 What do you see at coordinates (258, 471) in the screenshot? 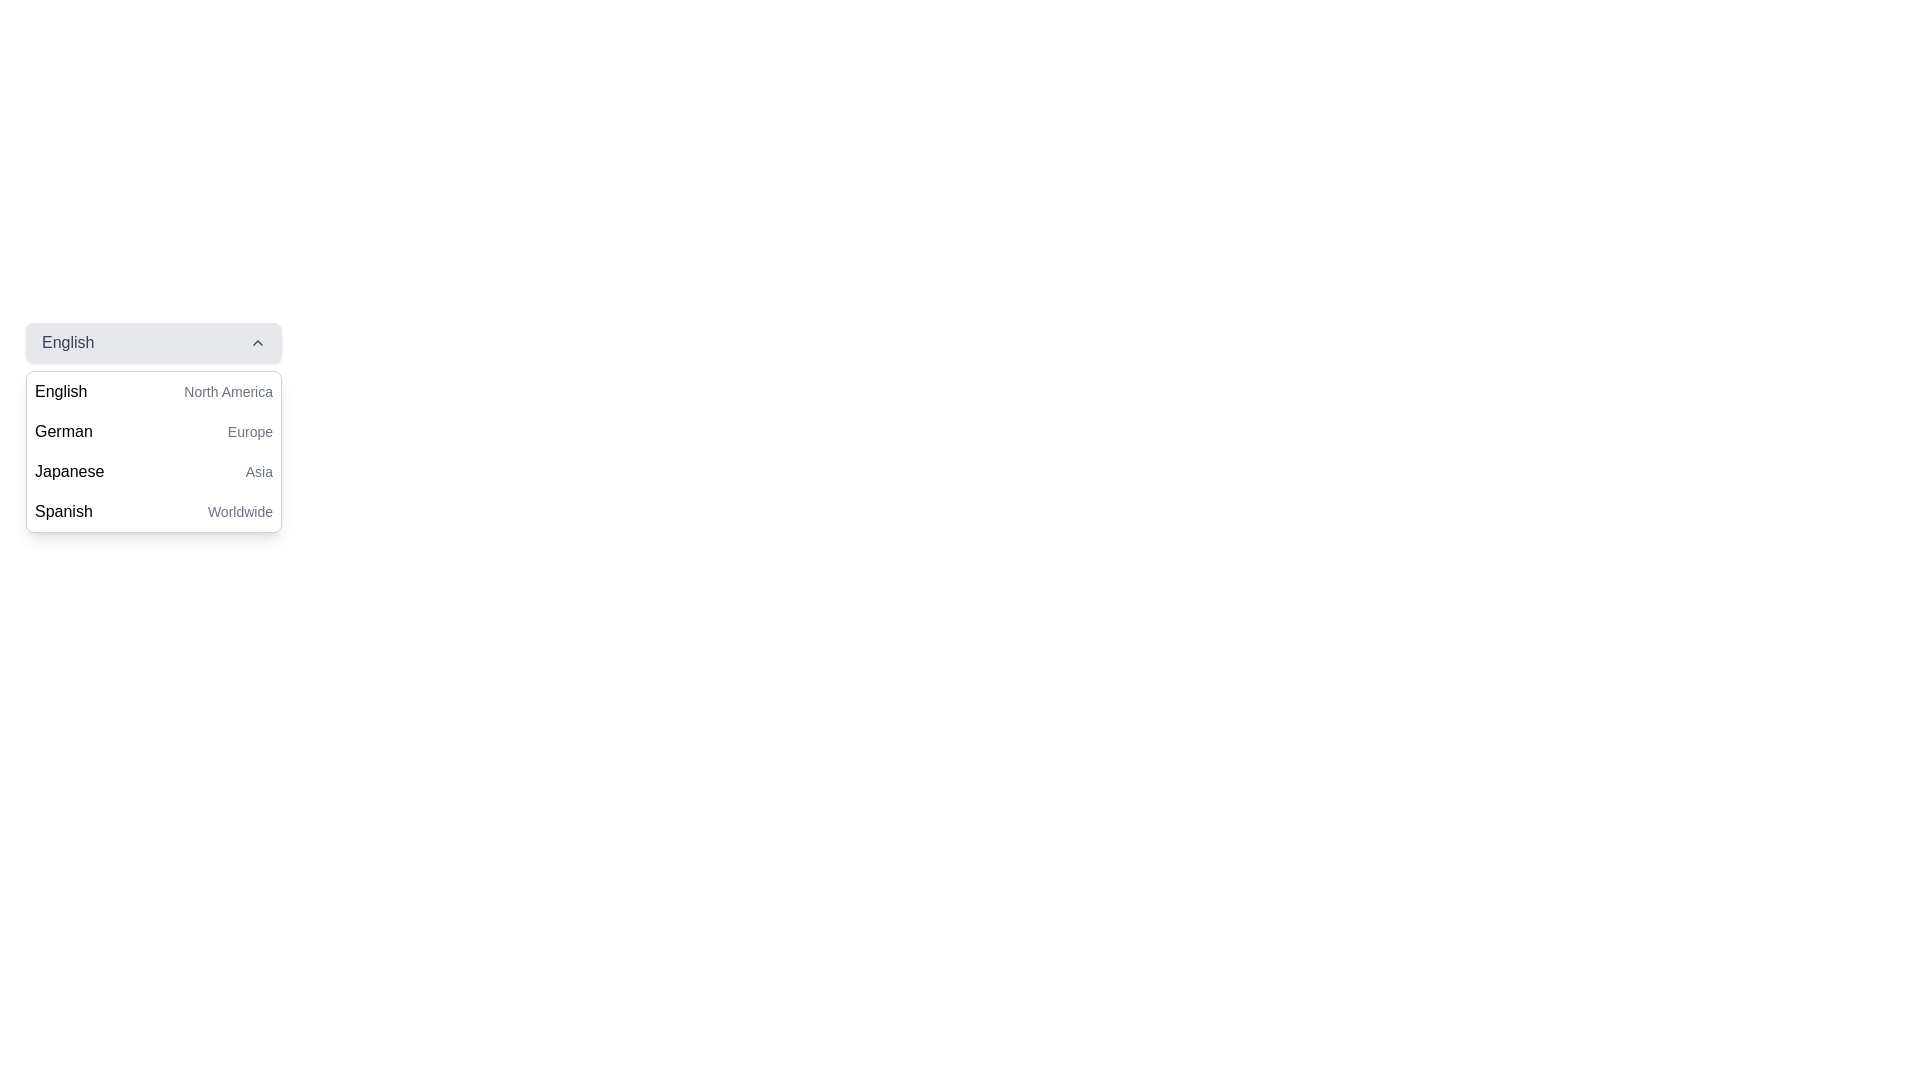
I see `the Text label indicating the region-related categorization for the 'Japanese' language option in the dropdown menu` at bounding box center [258, 471].